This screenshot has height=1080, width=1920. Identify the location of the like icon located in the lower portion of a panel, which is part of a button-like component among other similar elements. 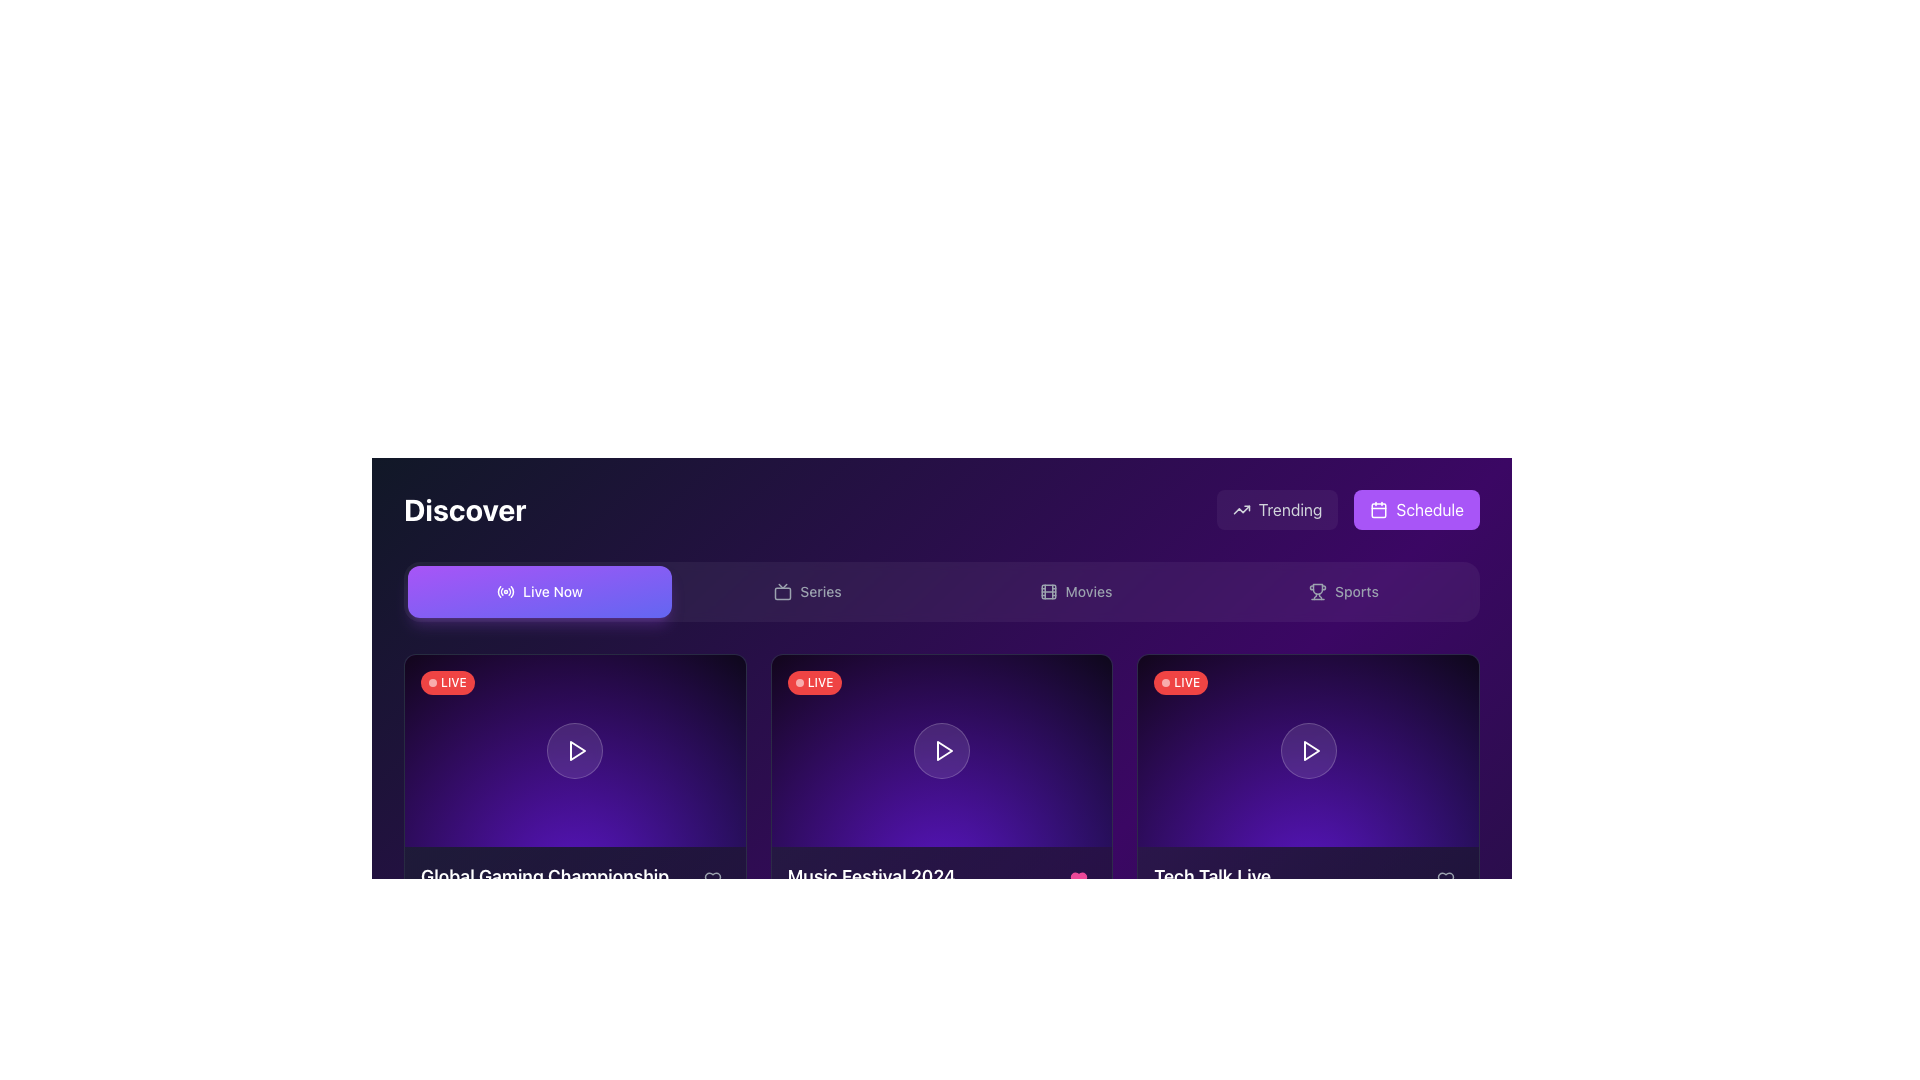
(1078, 878).